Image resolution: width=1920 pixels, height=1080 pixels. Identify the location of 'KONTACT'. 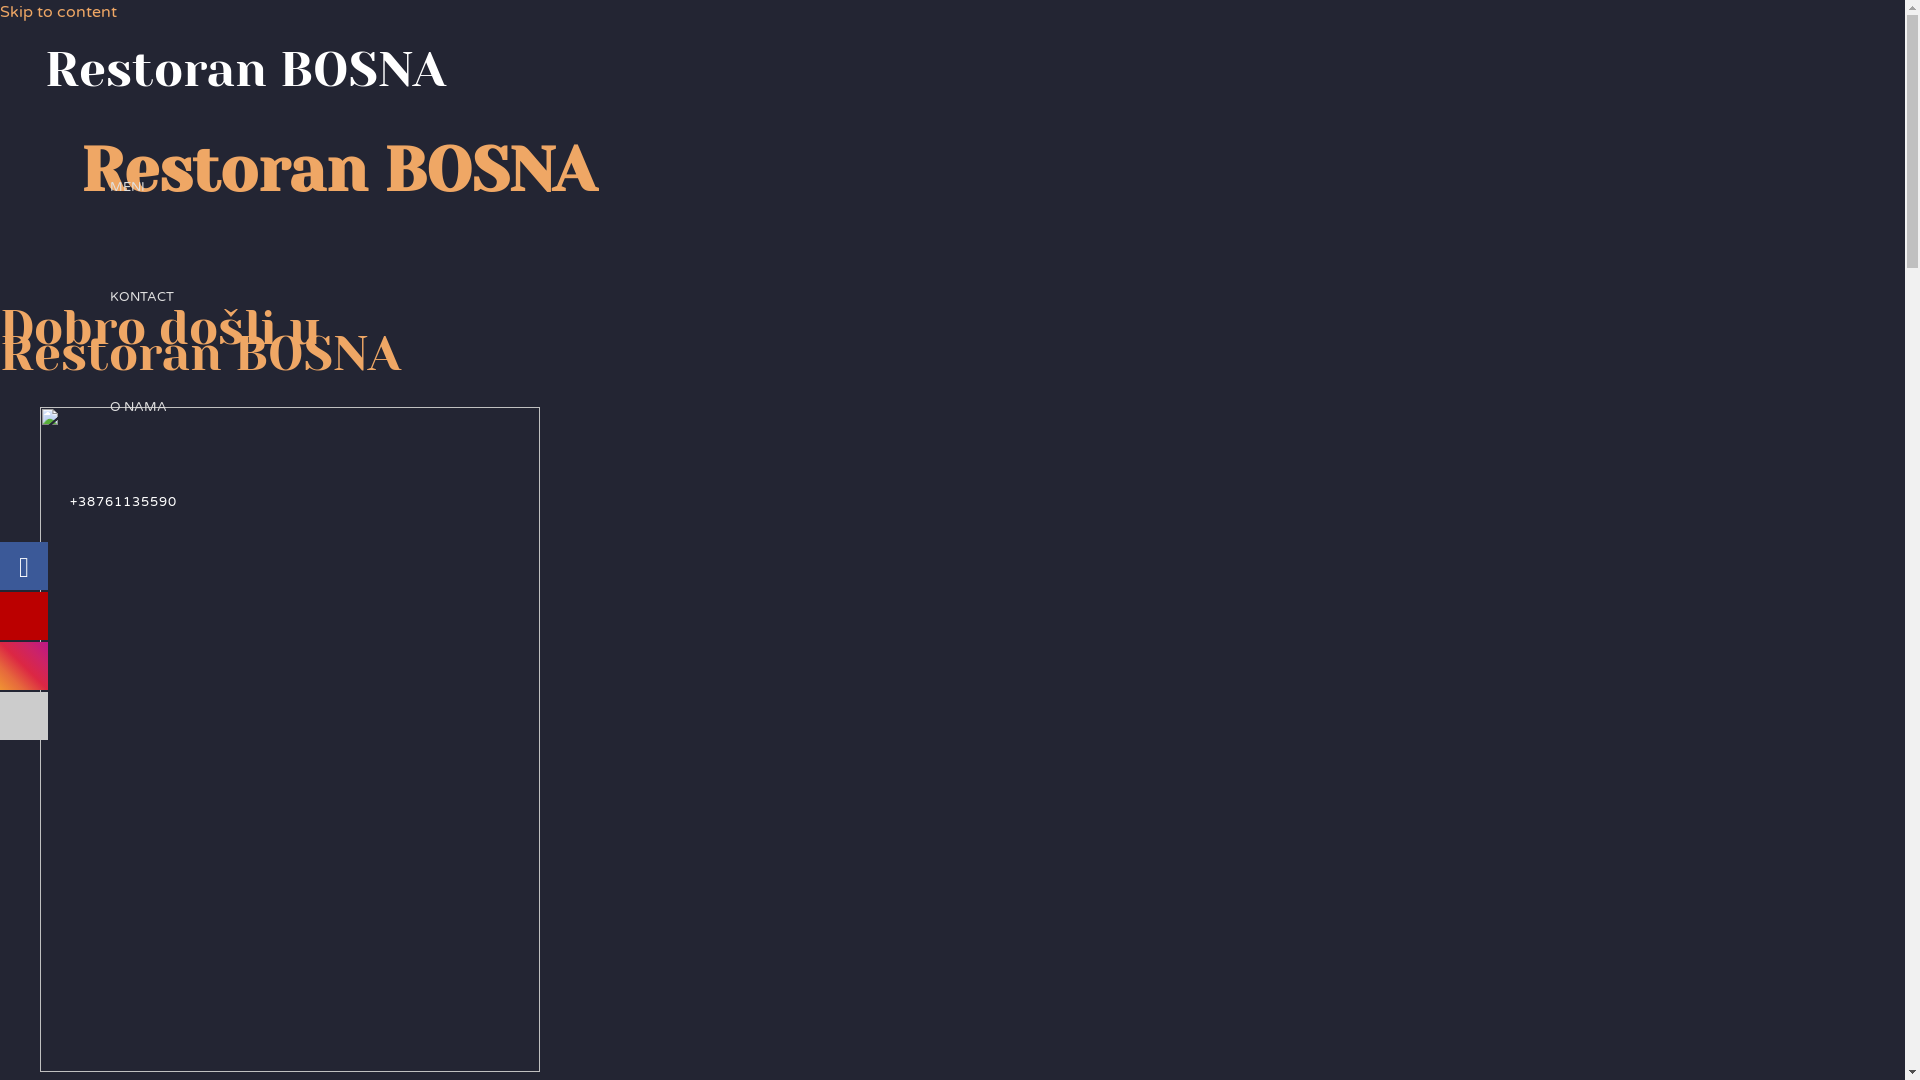
(141, 297).